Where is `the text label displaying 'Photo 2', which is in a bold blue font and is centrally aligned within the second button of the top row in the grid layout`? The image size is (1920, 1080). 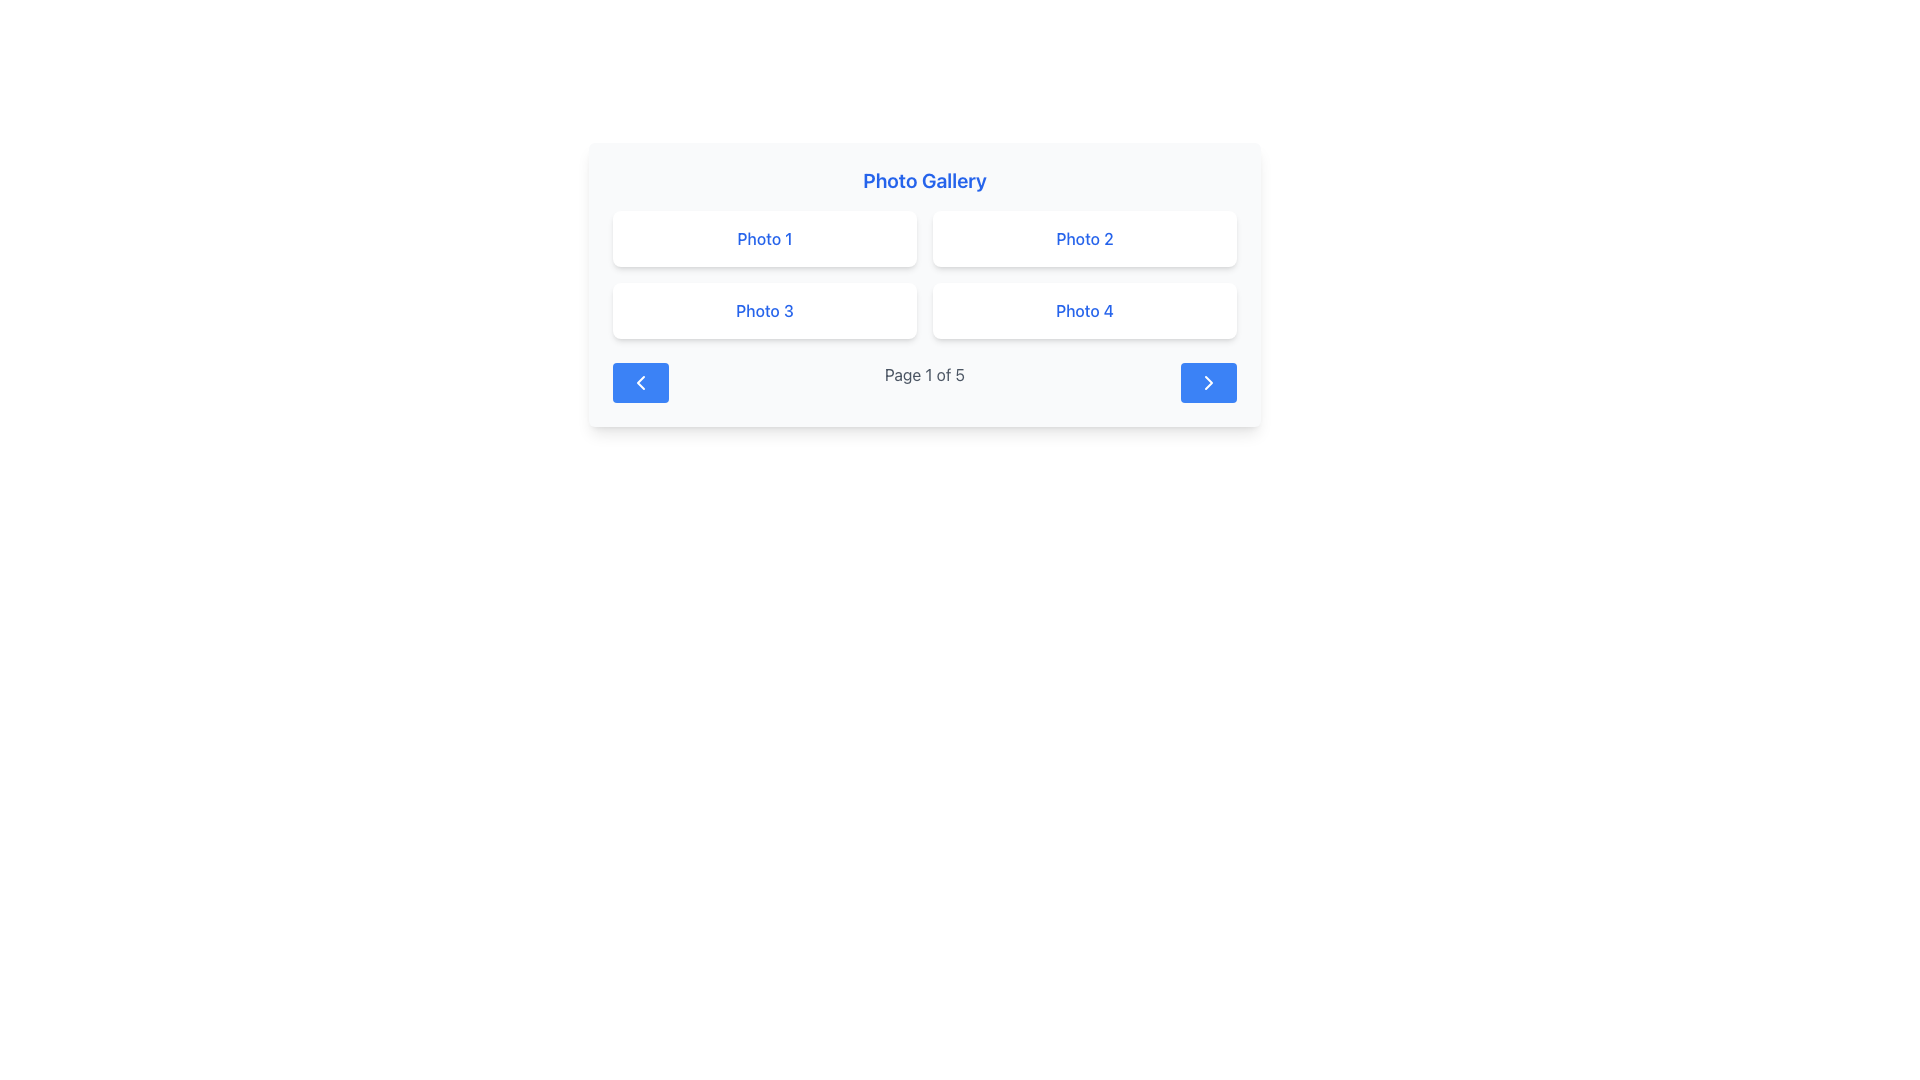
the text label displaying 'Photo 2', which is in a bold blue font and is centrally aligned within the second button of the top row in the grid layout is located at coordinates (1083, 238).